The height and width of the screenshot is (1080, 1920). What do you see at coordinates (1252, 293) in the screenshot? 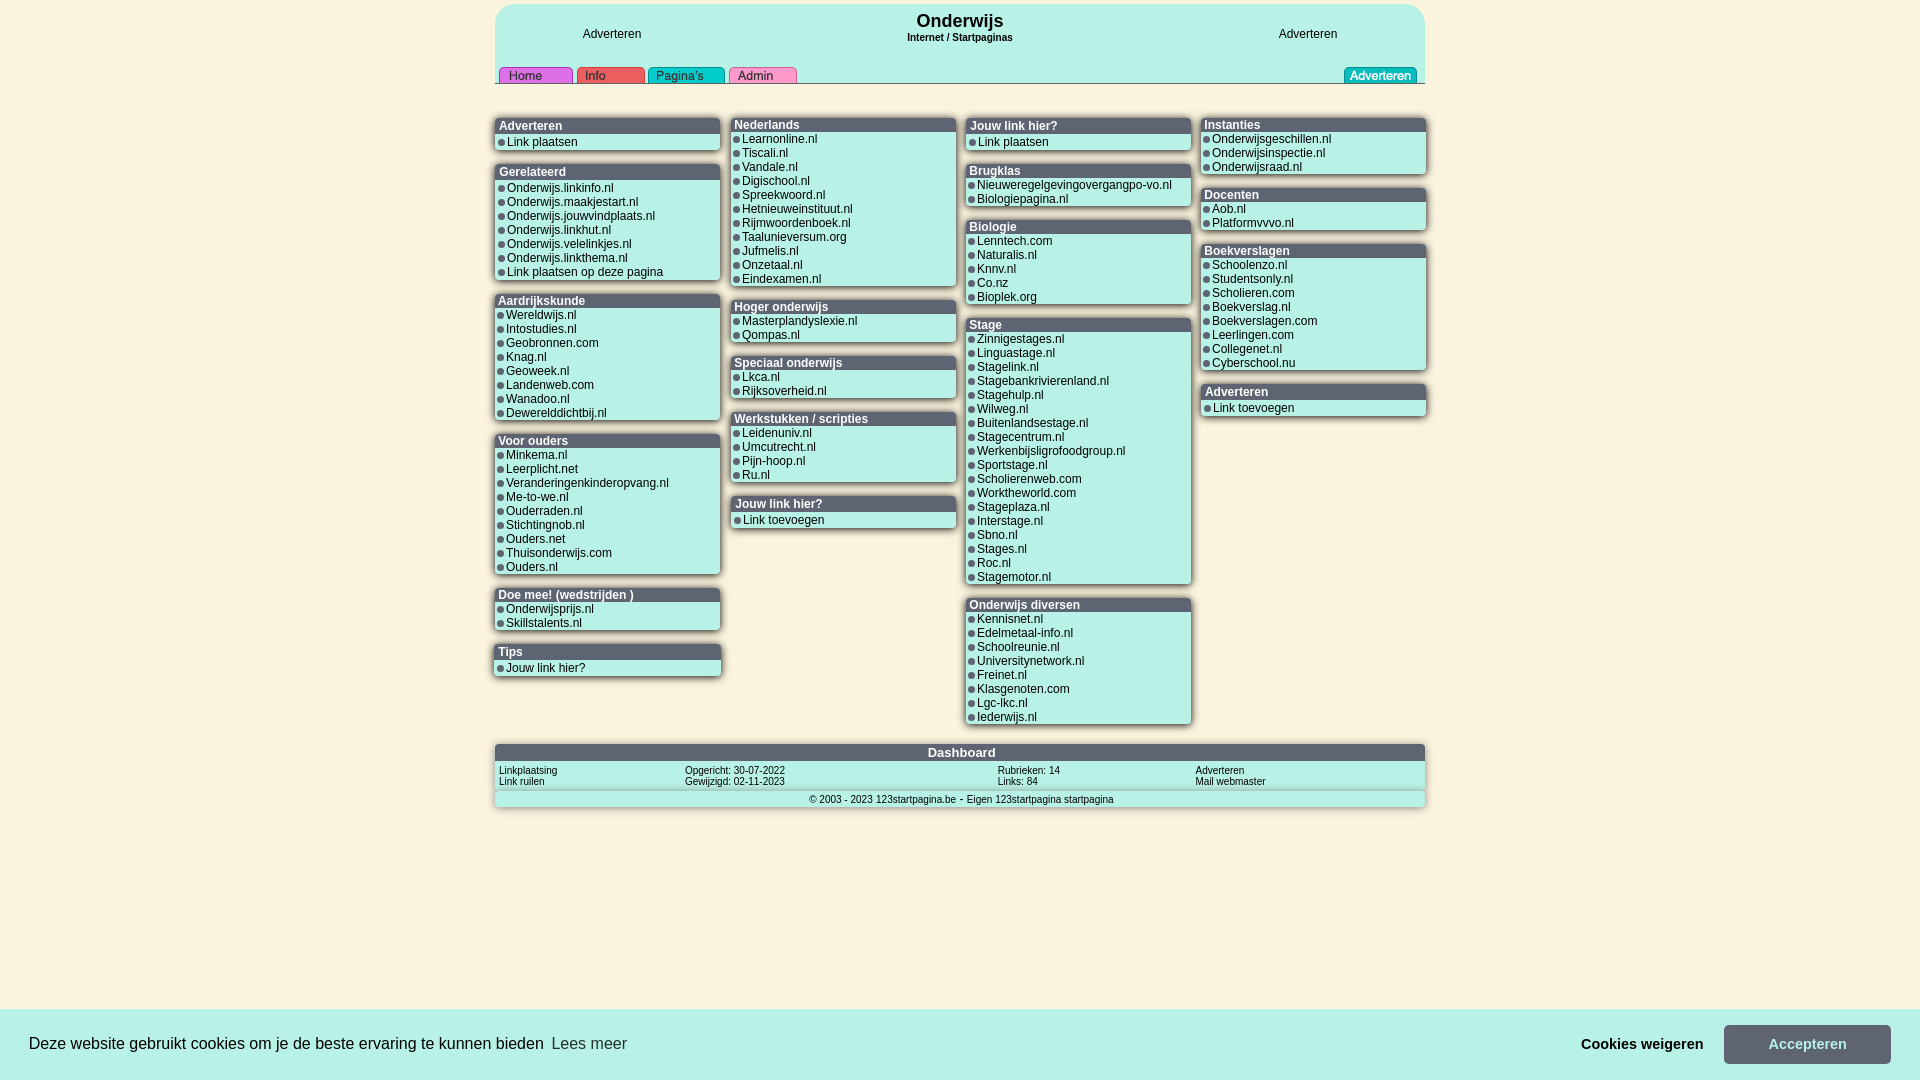
I see `'Scholieren.com'` at bounding box center [1252, 293].